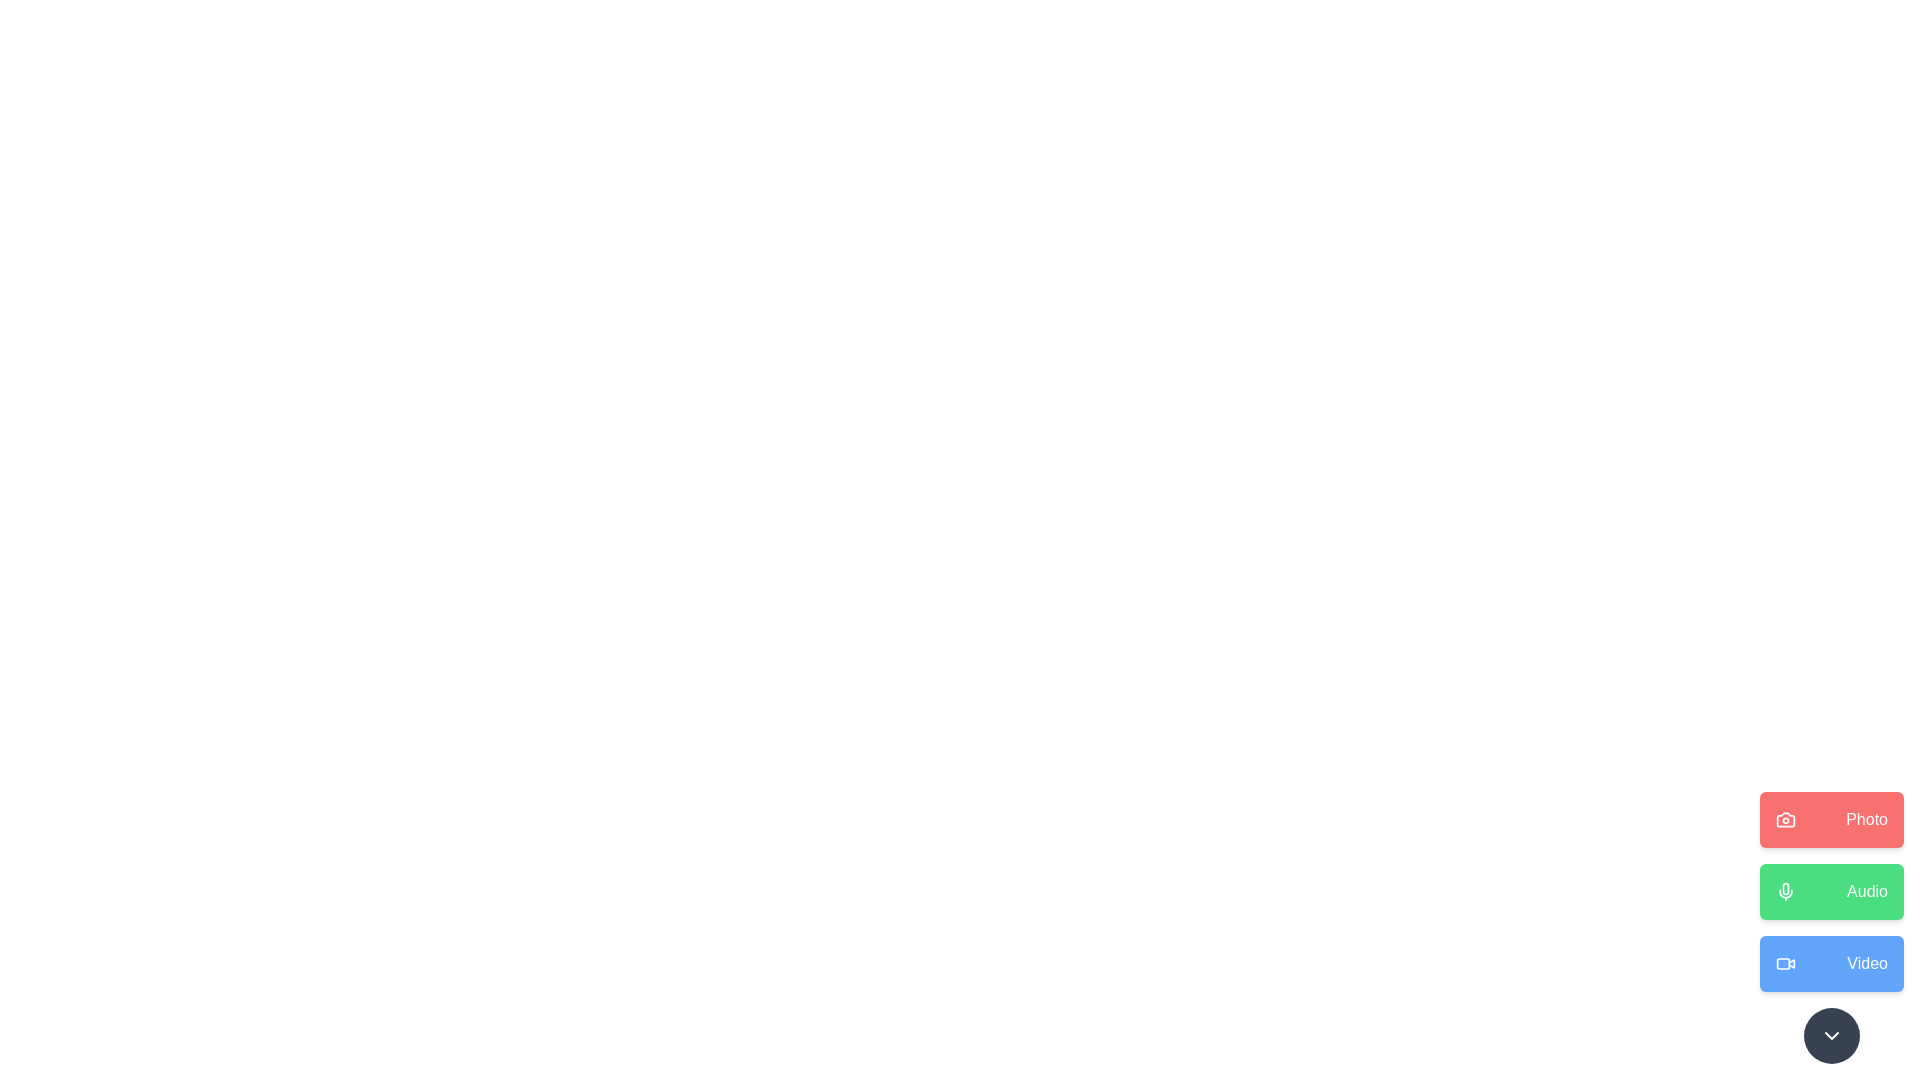 This screenshot has width=1920, height=1080. What do you see at coordinates (1832, 963) in the screenshot?
I see `the 'Video' button to trigger the associated action` at bounding box center [1832, 963].